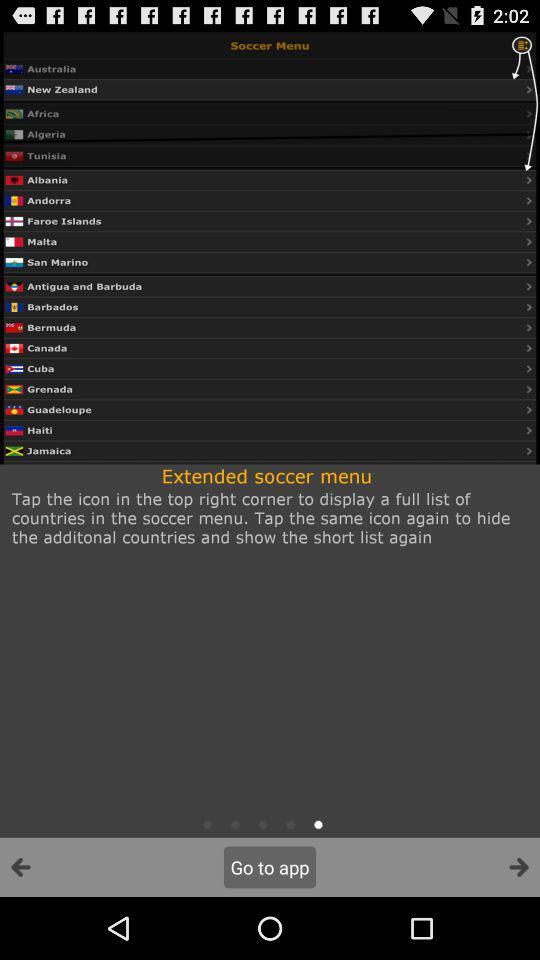 The height and width of the screenshot is (960, 540). I want to click on the arrow_backward icon, so click(20, 928).